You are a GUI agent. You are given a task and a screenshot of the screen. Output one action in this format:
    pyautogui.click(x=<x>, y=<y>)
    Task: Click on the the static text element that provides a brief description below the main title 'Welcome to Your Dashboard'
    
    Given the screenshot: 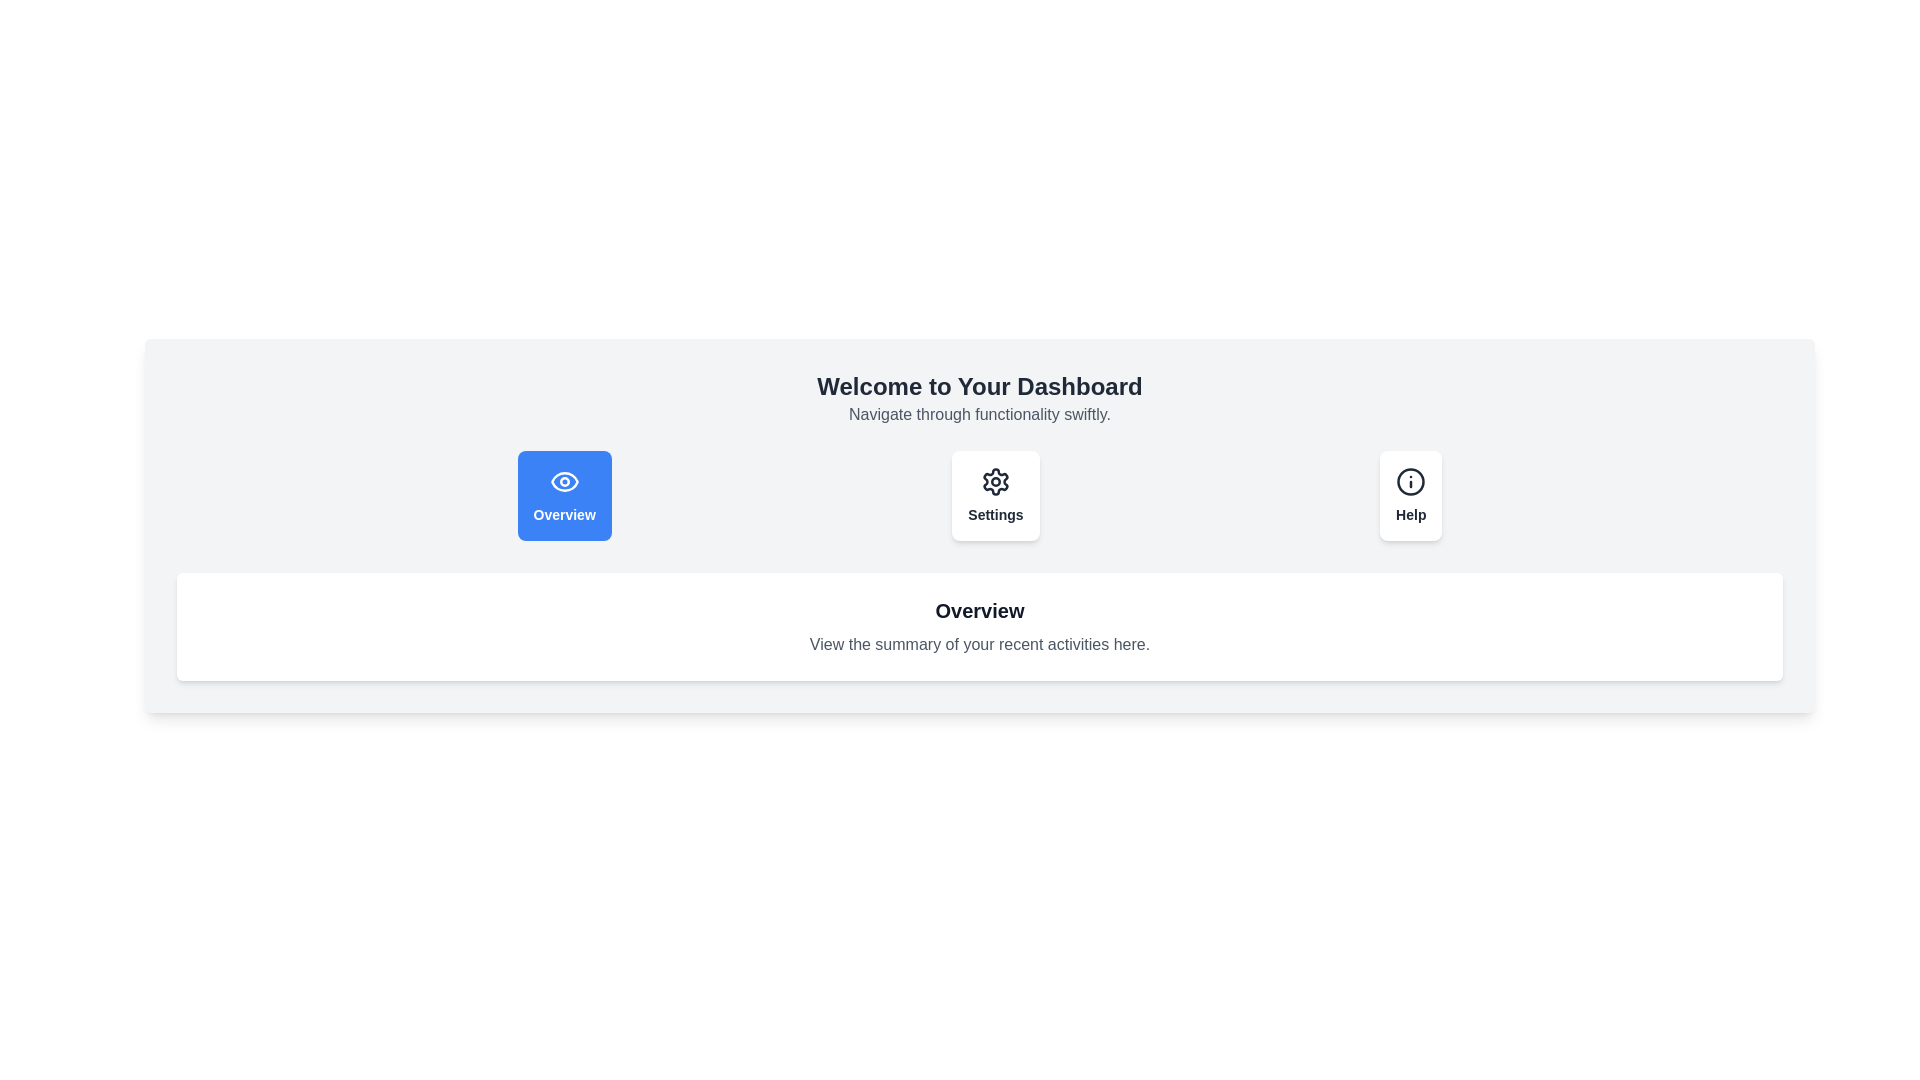 What is the action you would take?
    pyautogui.click(x=979, y=414)
    